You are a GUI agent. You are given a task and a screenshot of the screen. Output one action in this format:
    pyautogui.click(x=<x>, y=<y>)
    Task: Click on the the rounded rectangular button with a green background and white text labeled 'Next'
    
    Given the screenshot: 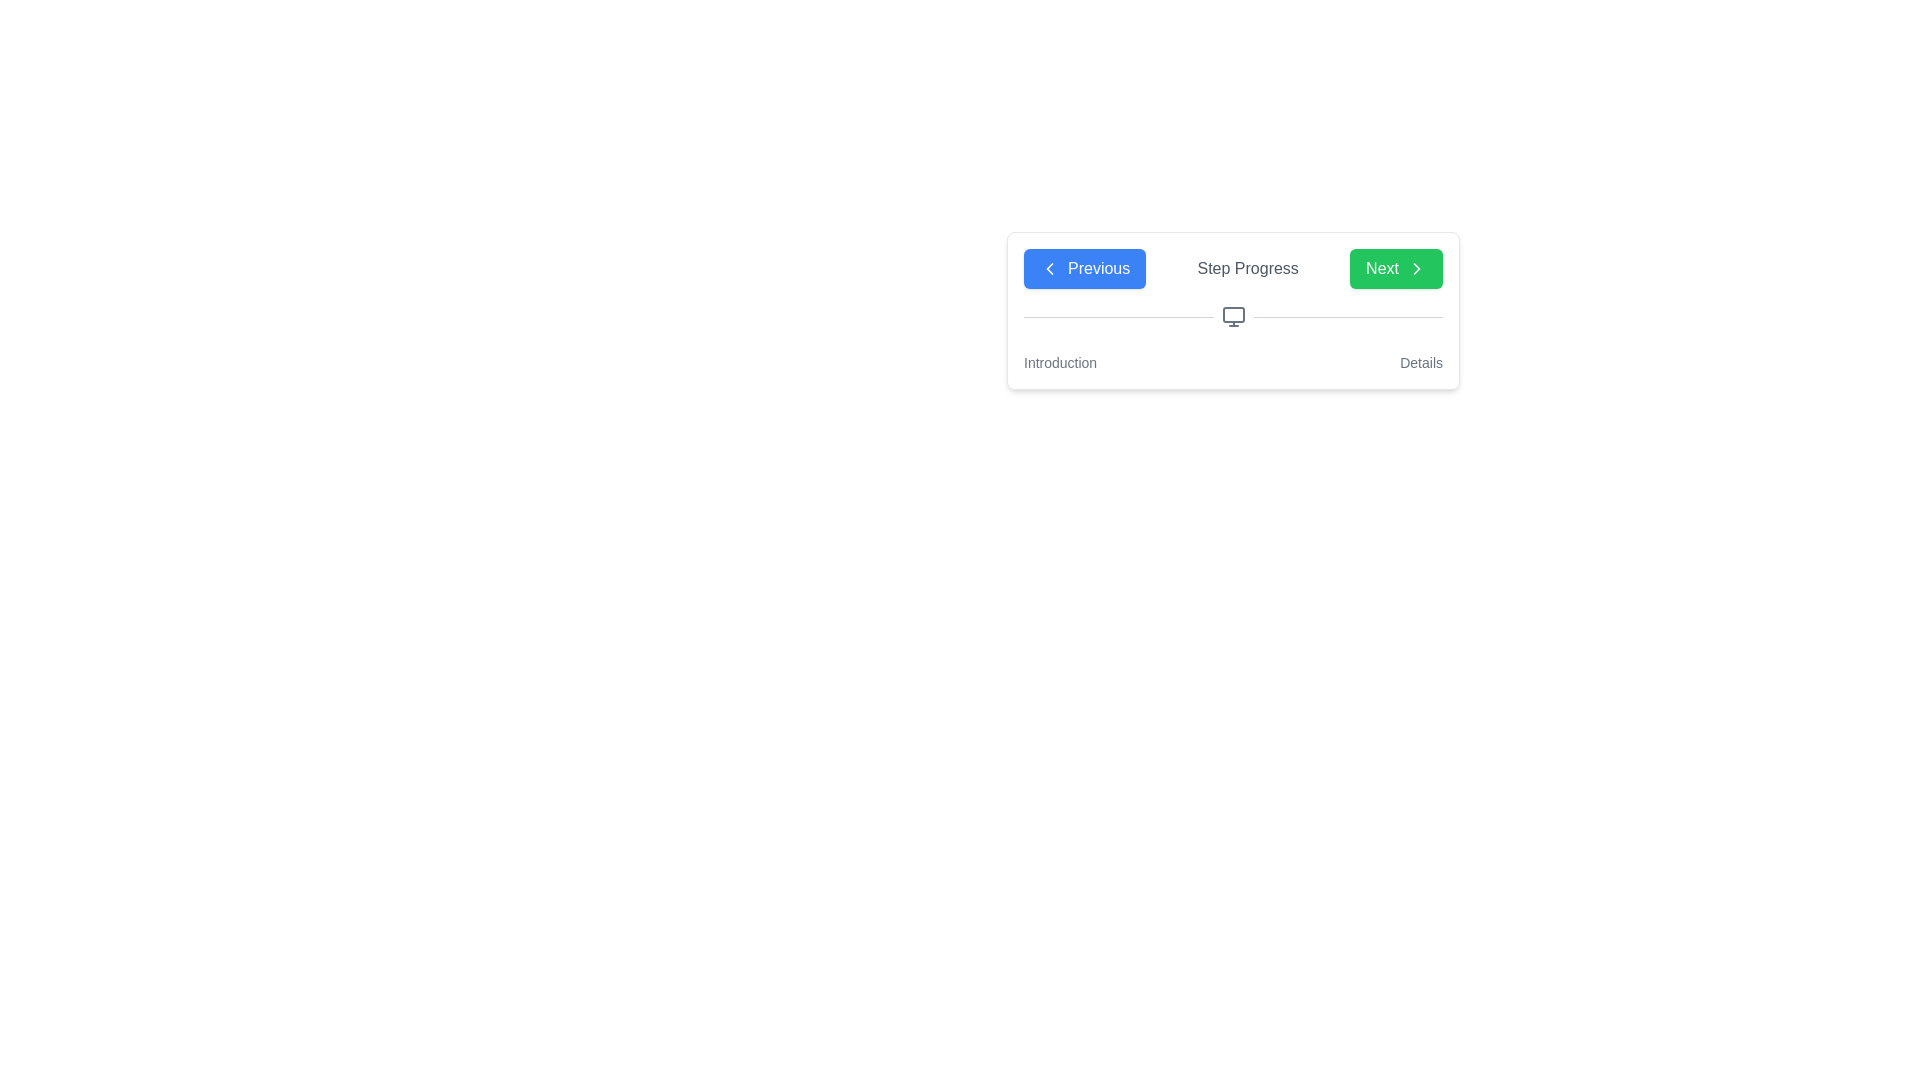 What is the action you would take?
    pyautogui.click(x=1395, y=268)
    